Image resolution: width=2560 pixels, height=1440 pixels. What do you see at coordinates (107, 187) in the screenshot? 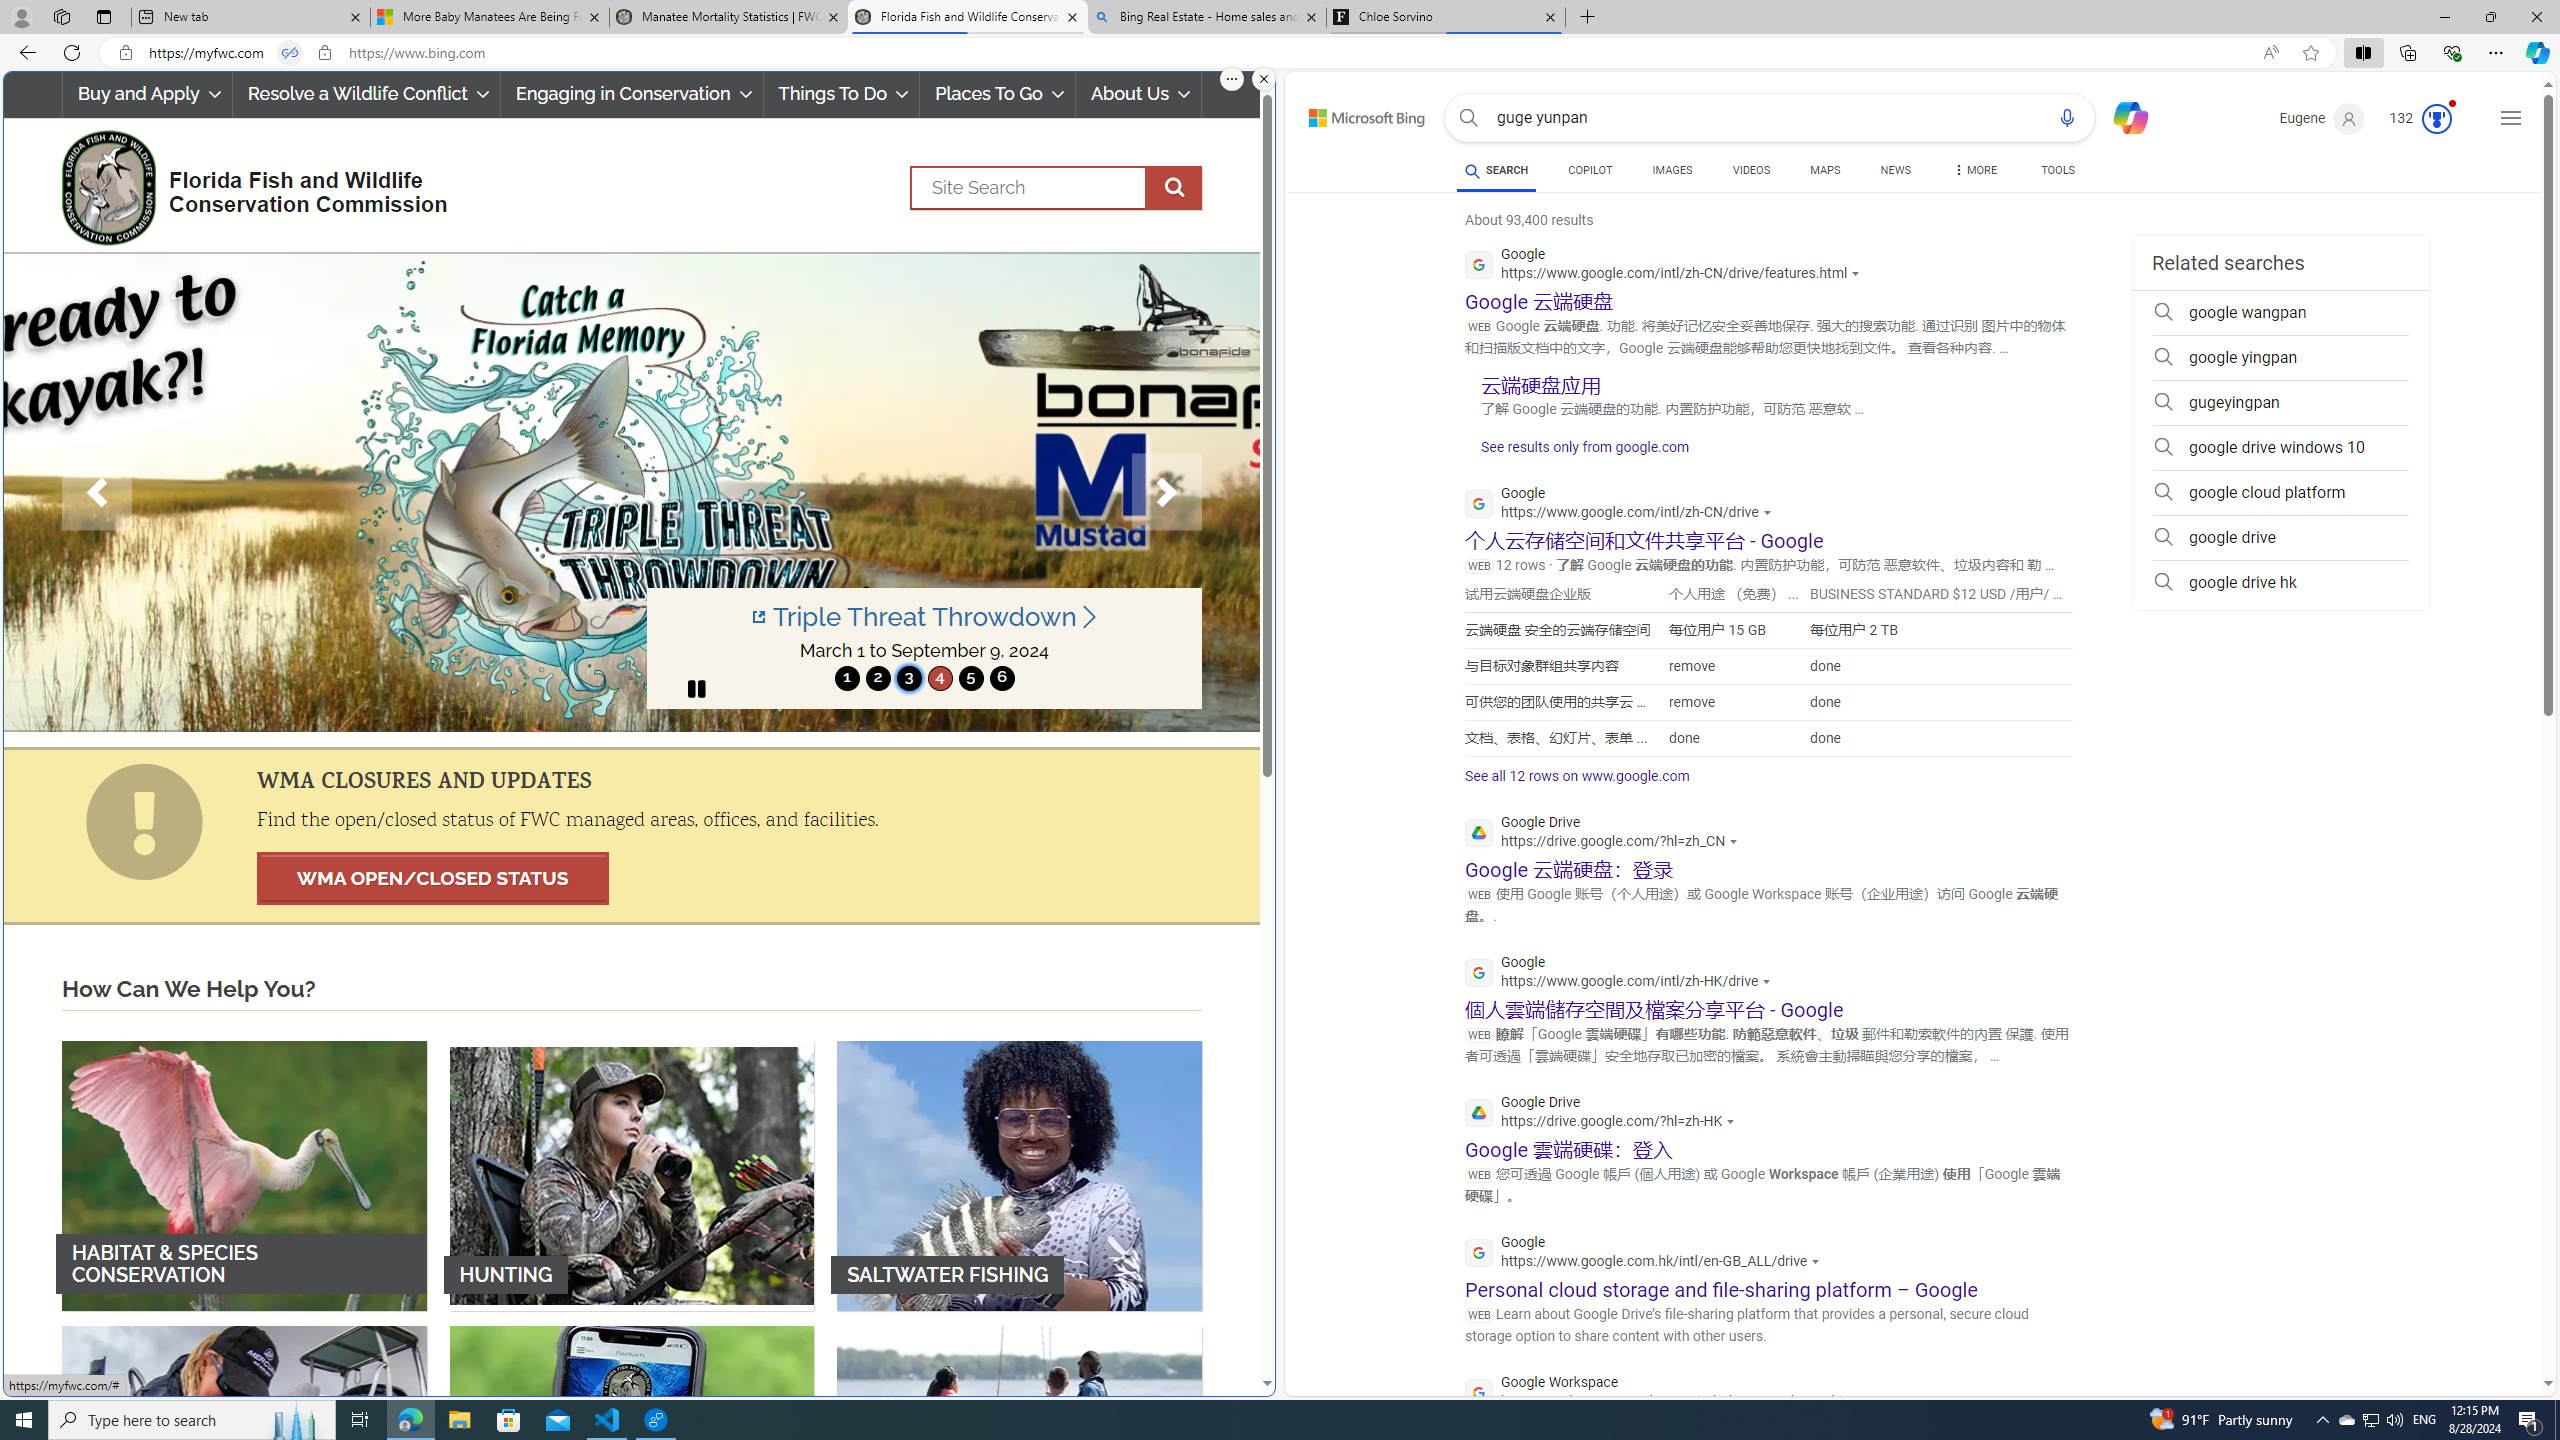
I see `'FWC Logo'` at bounding box center [107, 187].